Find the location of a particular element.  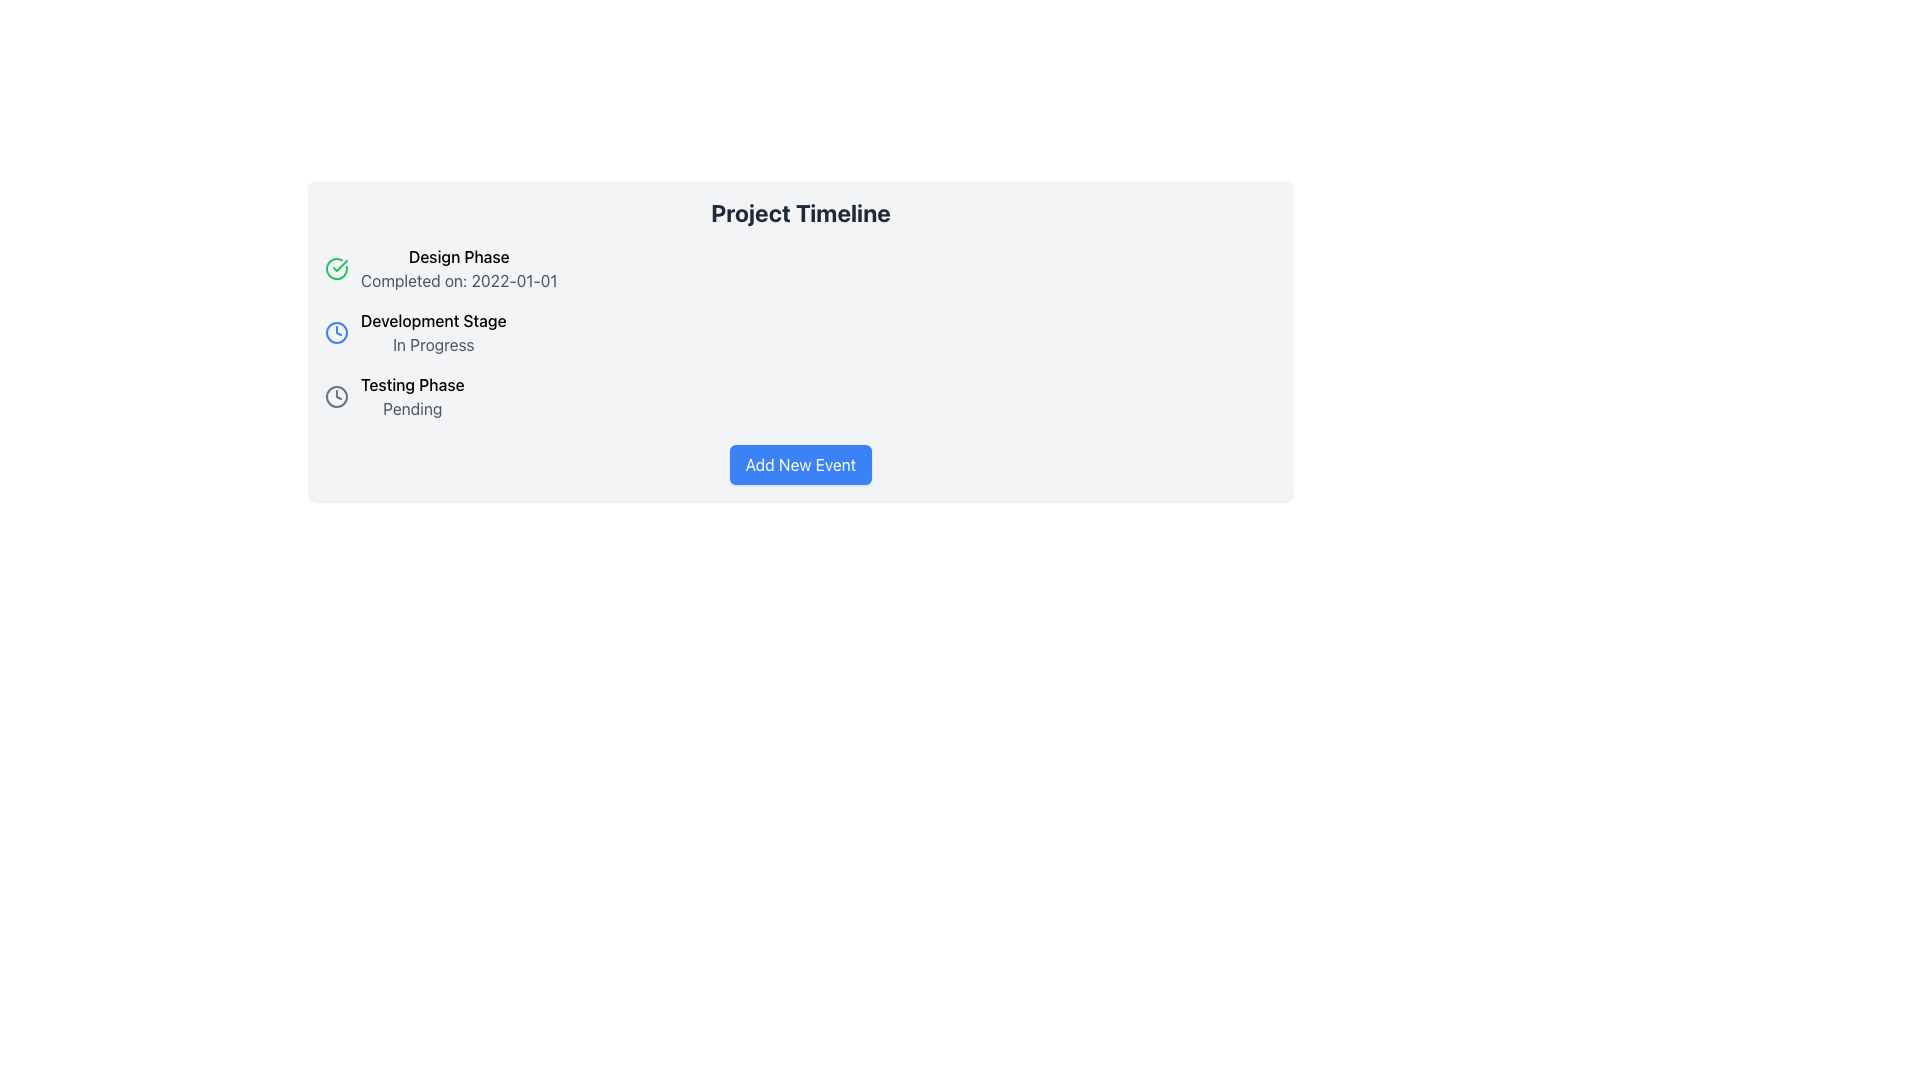

the green checkmark icon within the circular boundary, which indicates a completed action in the 'Design Phase' status of the 'Project Timeline' section is located at coordinates (340, 265).